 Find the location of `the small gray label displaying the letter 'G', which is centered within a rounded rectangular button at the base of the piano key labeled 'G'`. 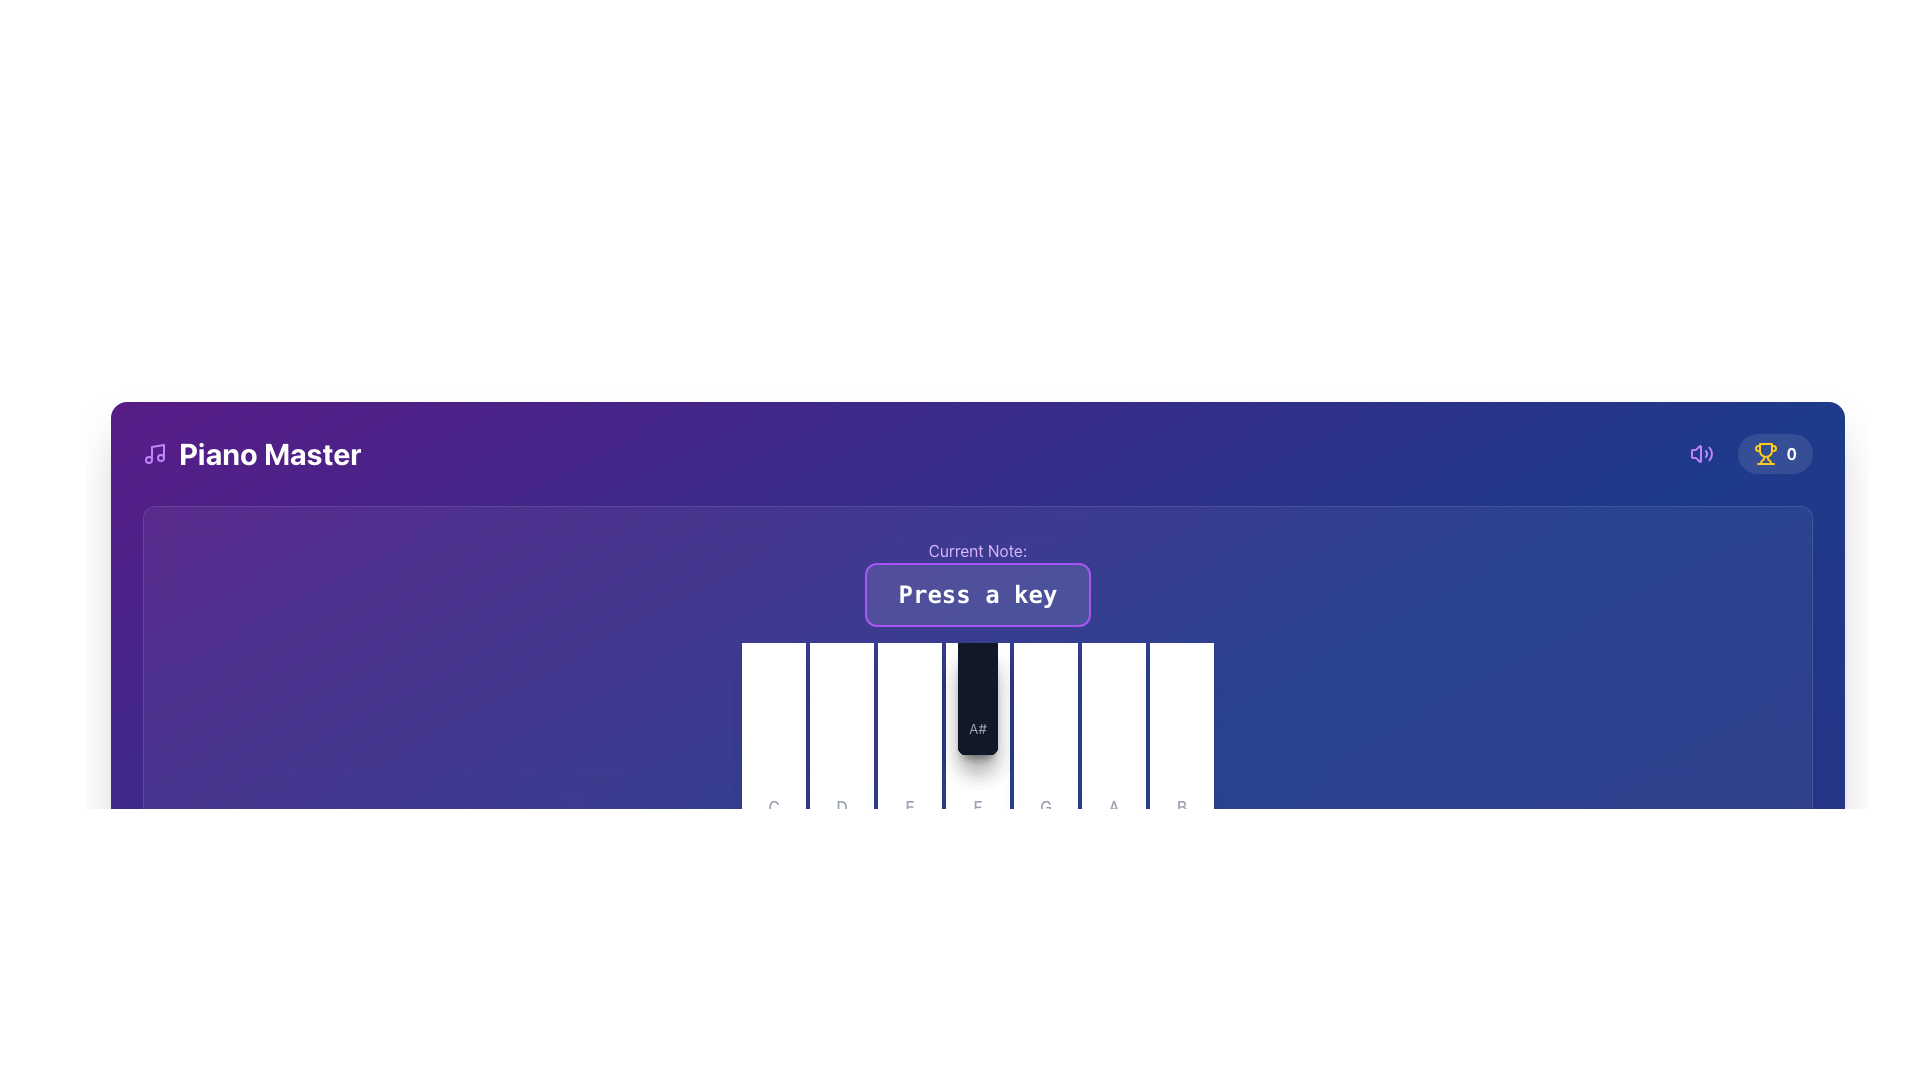

the small gray label displaying the letter 'G', which is centered within a rounded rectangular button at the base of the piano key labeled 'G' is located at coordinates (1045, 805).